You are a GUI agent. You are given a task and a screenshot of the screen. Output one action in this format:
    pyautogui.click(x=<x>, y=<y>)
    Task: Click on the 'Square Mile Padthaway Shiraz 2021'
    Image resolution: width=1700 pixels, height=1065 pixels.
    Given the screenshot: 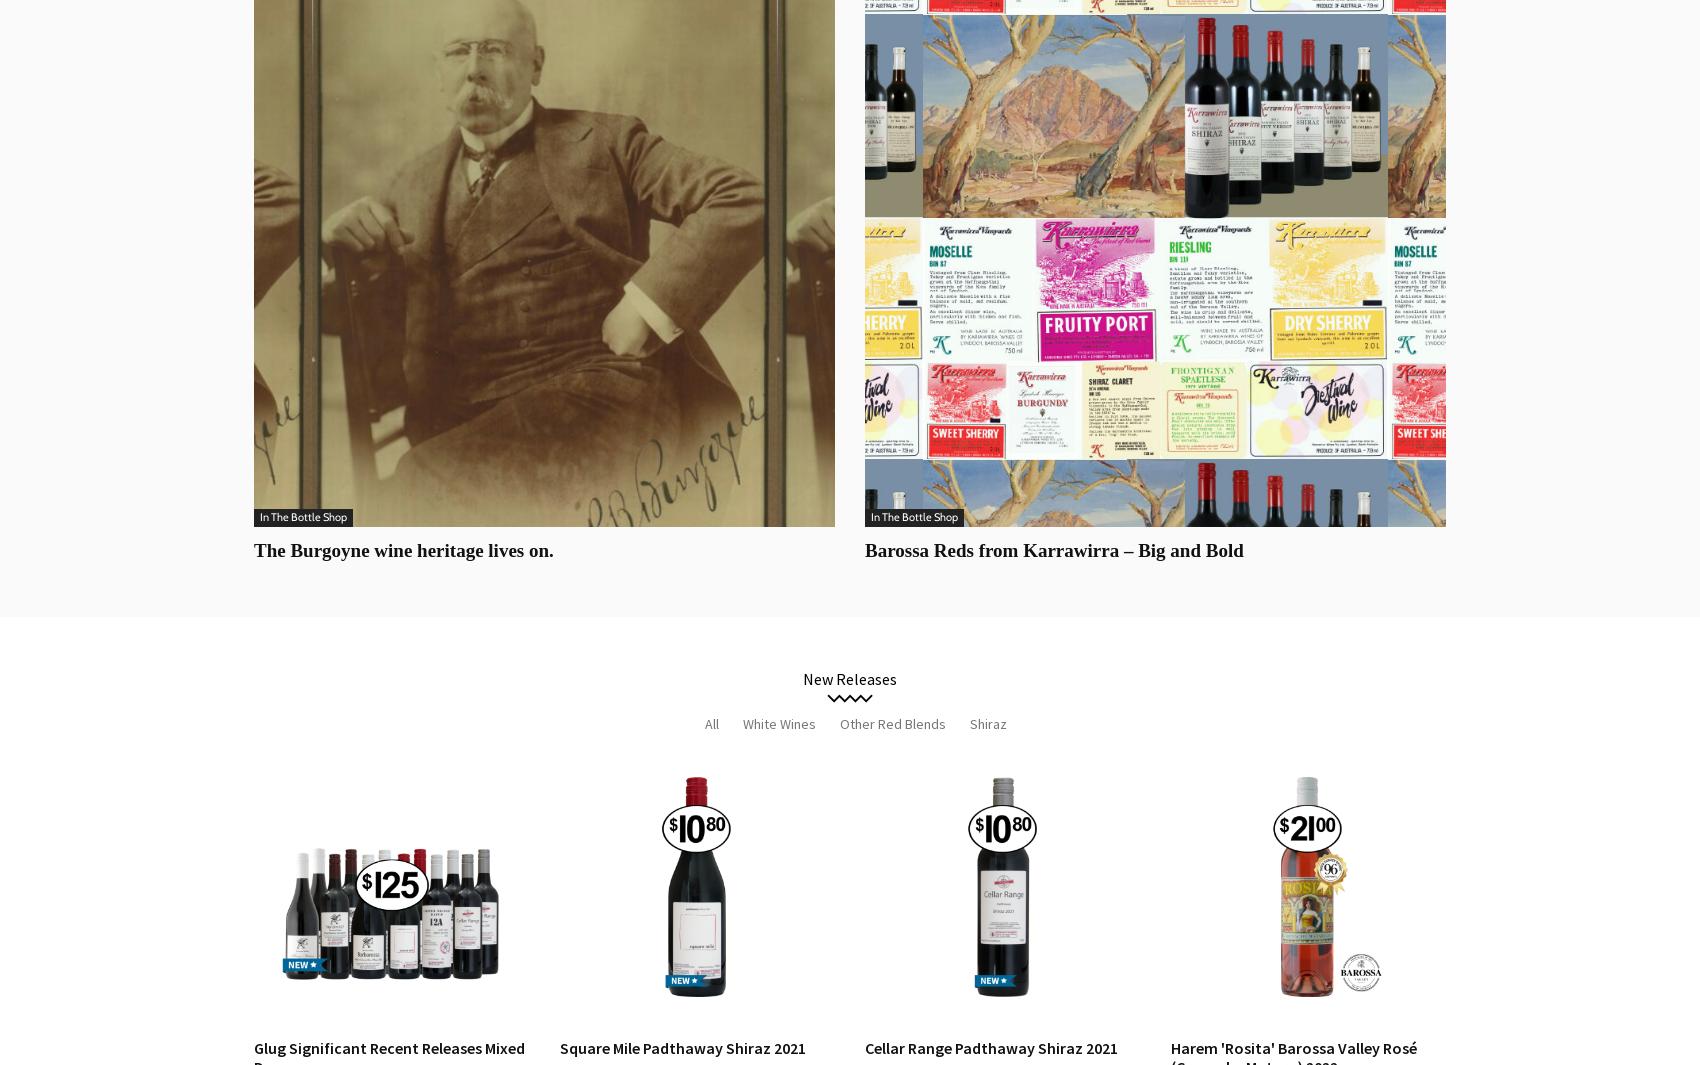 What is the action you would take?
    pyautogui.click(x=557, y=1047)
    